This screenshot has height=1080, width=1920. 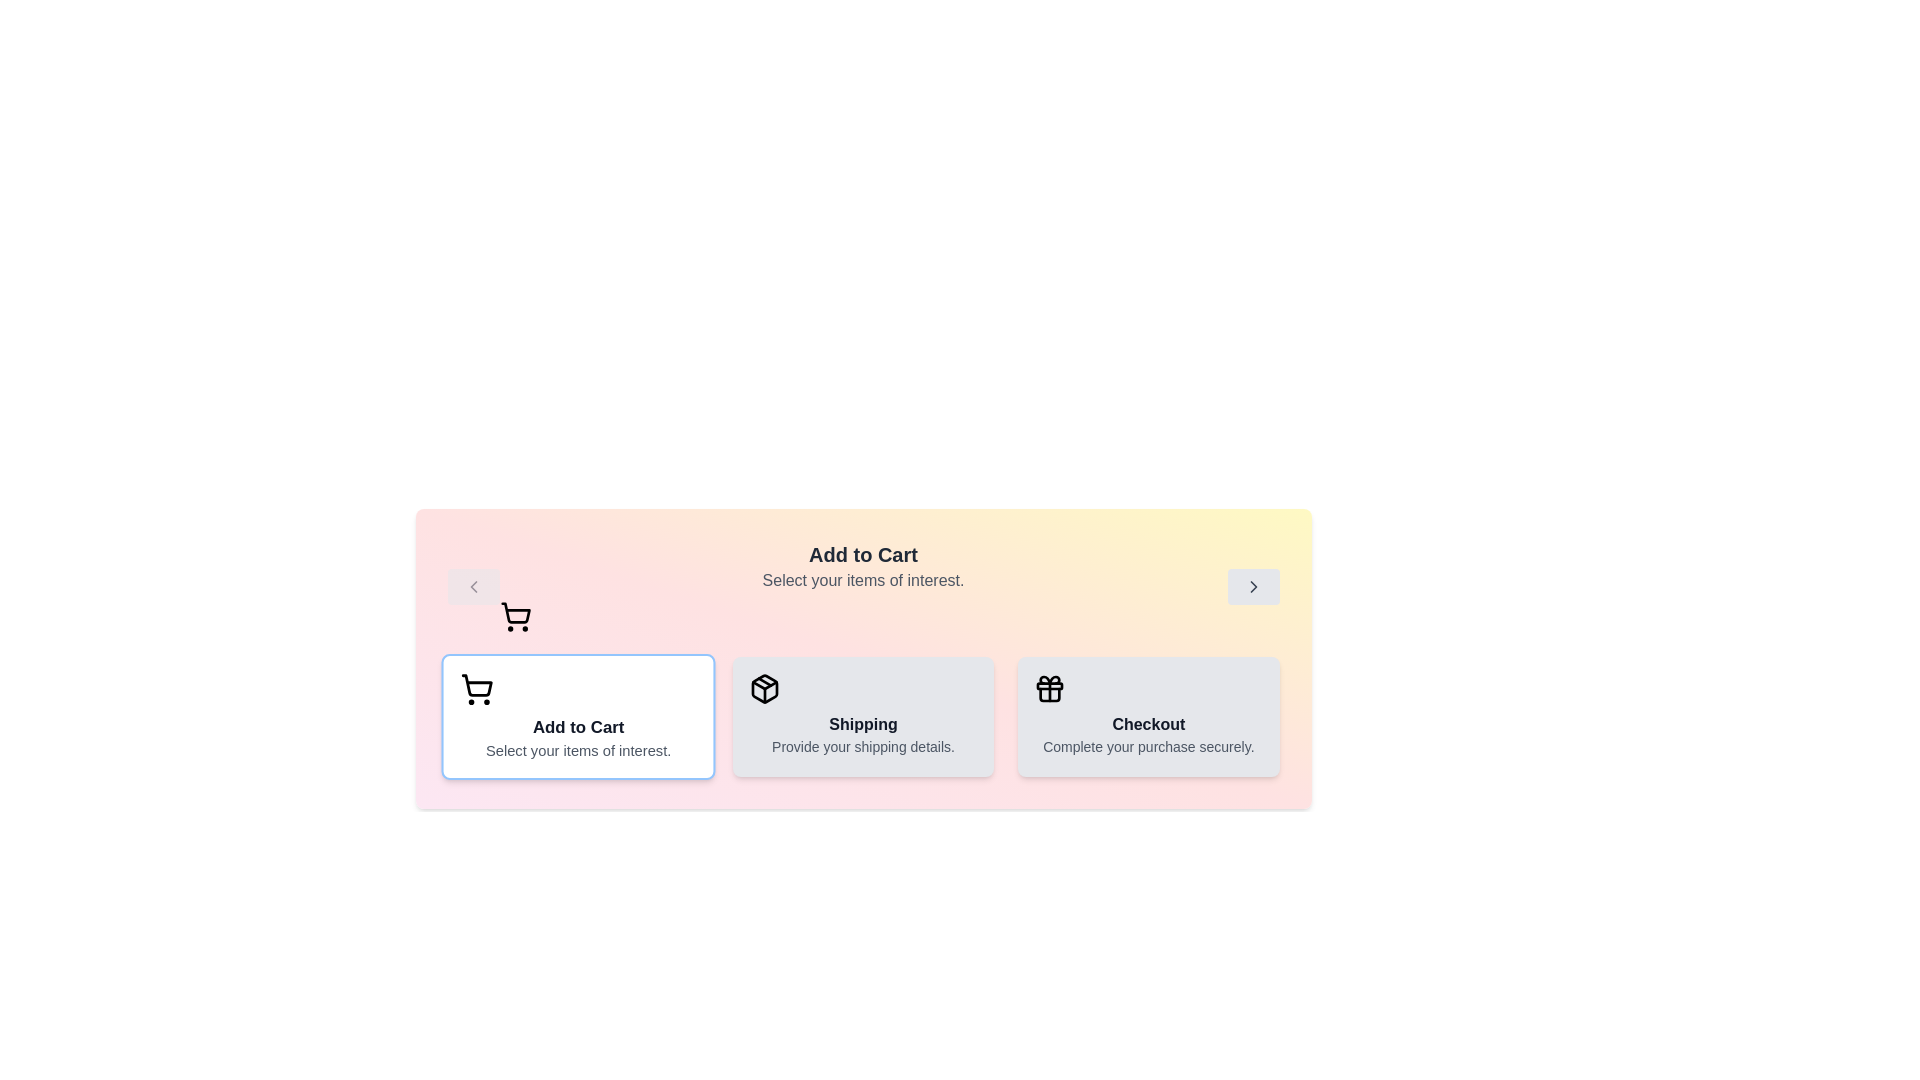 I want to click on information presented in the 'Shipping' informational box, which contains the title 'Shipping' and subtitle 'Provide your shipping details.', so click(x=863, y=716).